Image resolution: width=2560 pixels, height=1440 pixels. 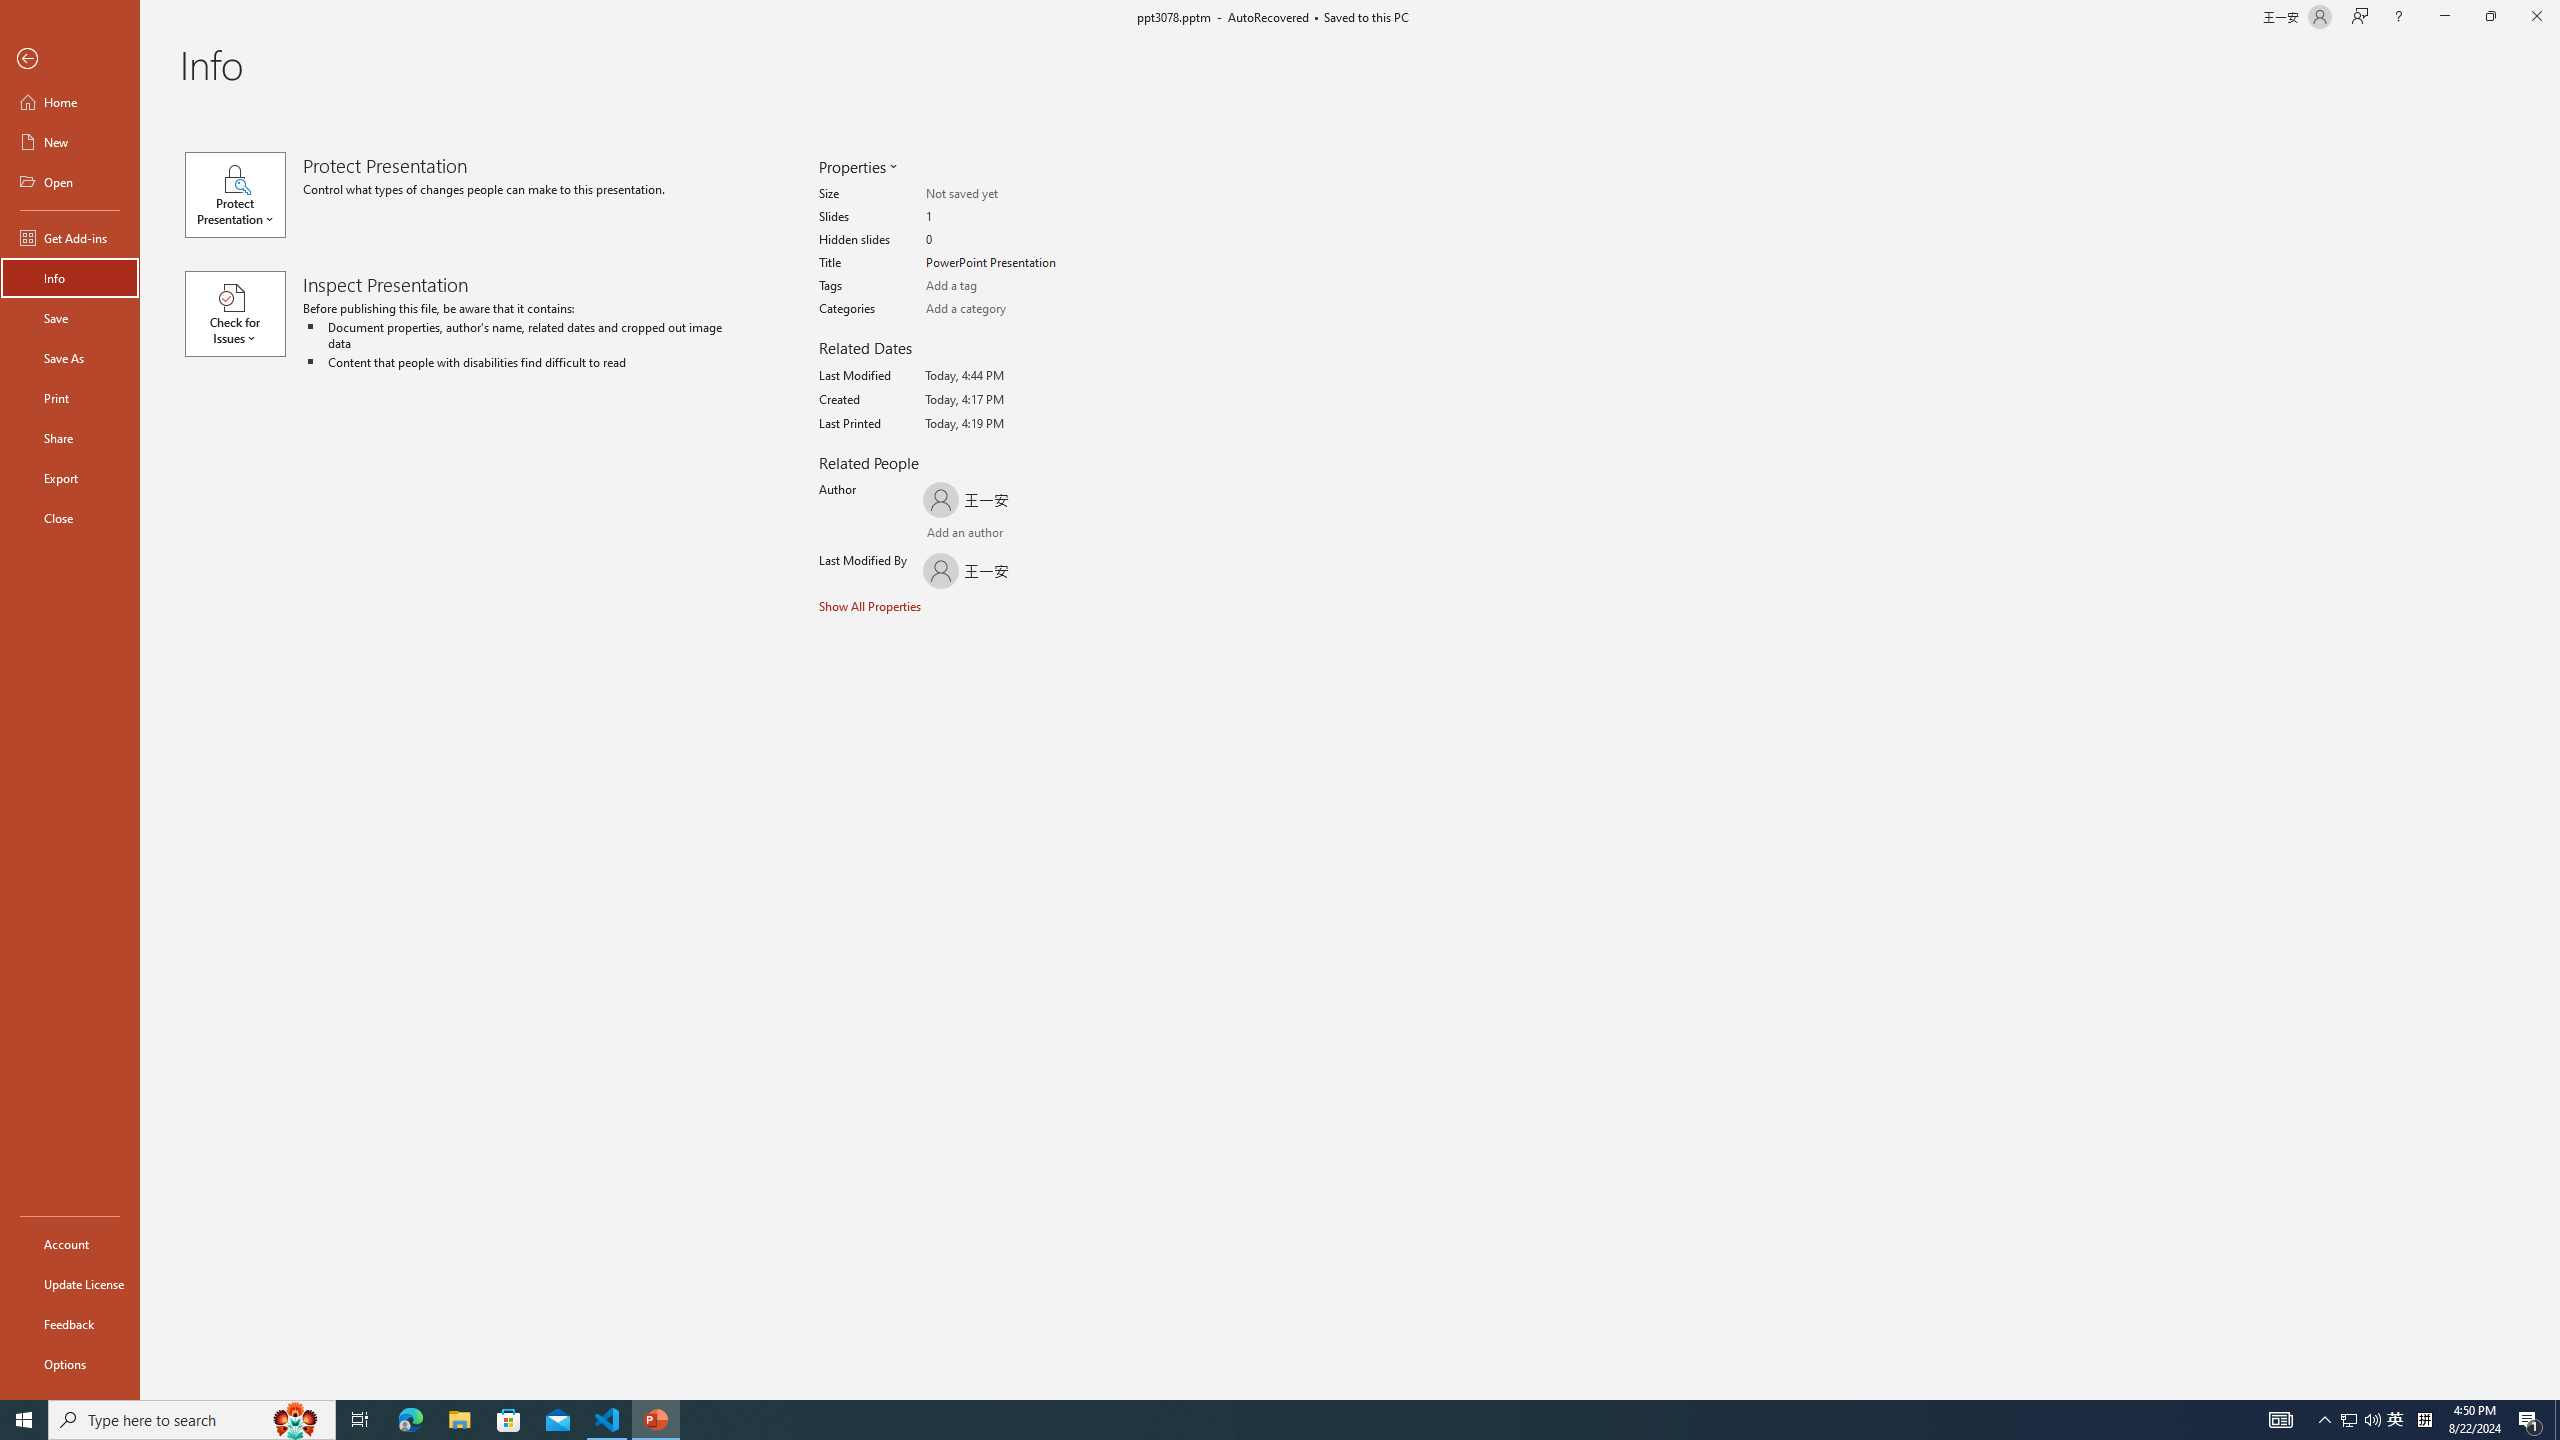 What do you see at coordinates (1003, 240) in the screenshot?
I see `'Hidden slides'` at bounding box center [1003, 240].